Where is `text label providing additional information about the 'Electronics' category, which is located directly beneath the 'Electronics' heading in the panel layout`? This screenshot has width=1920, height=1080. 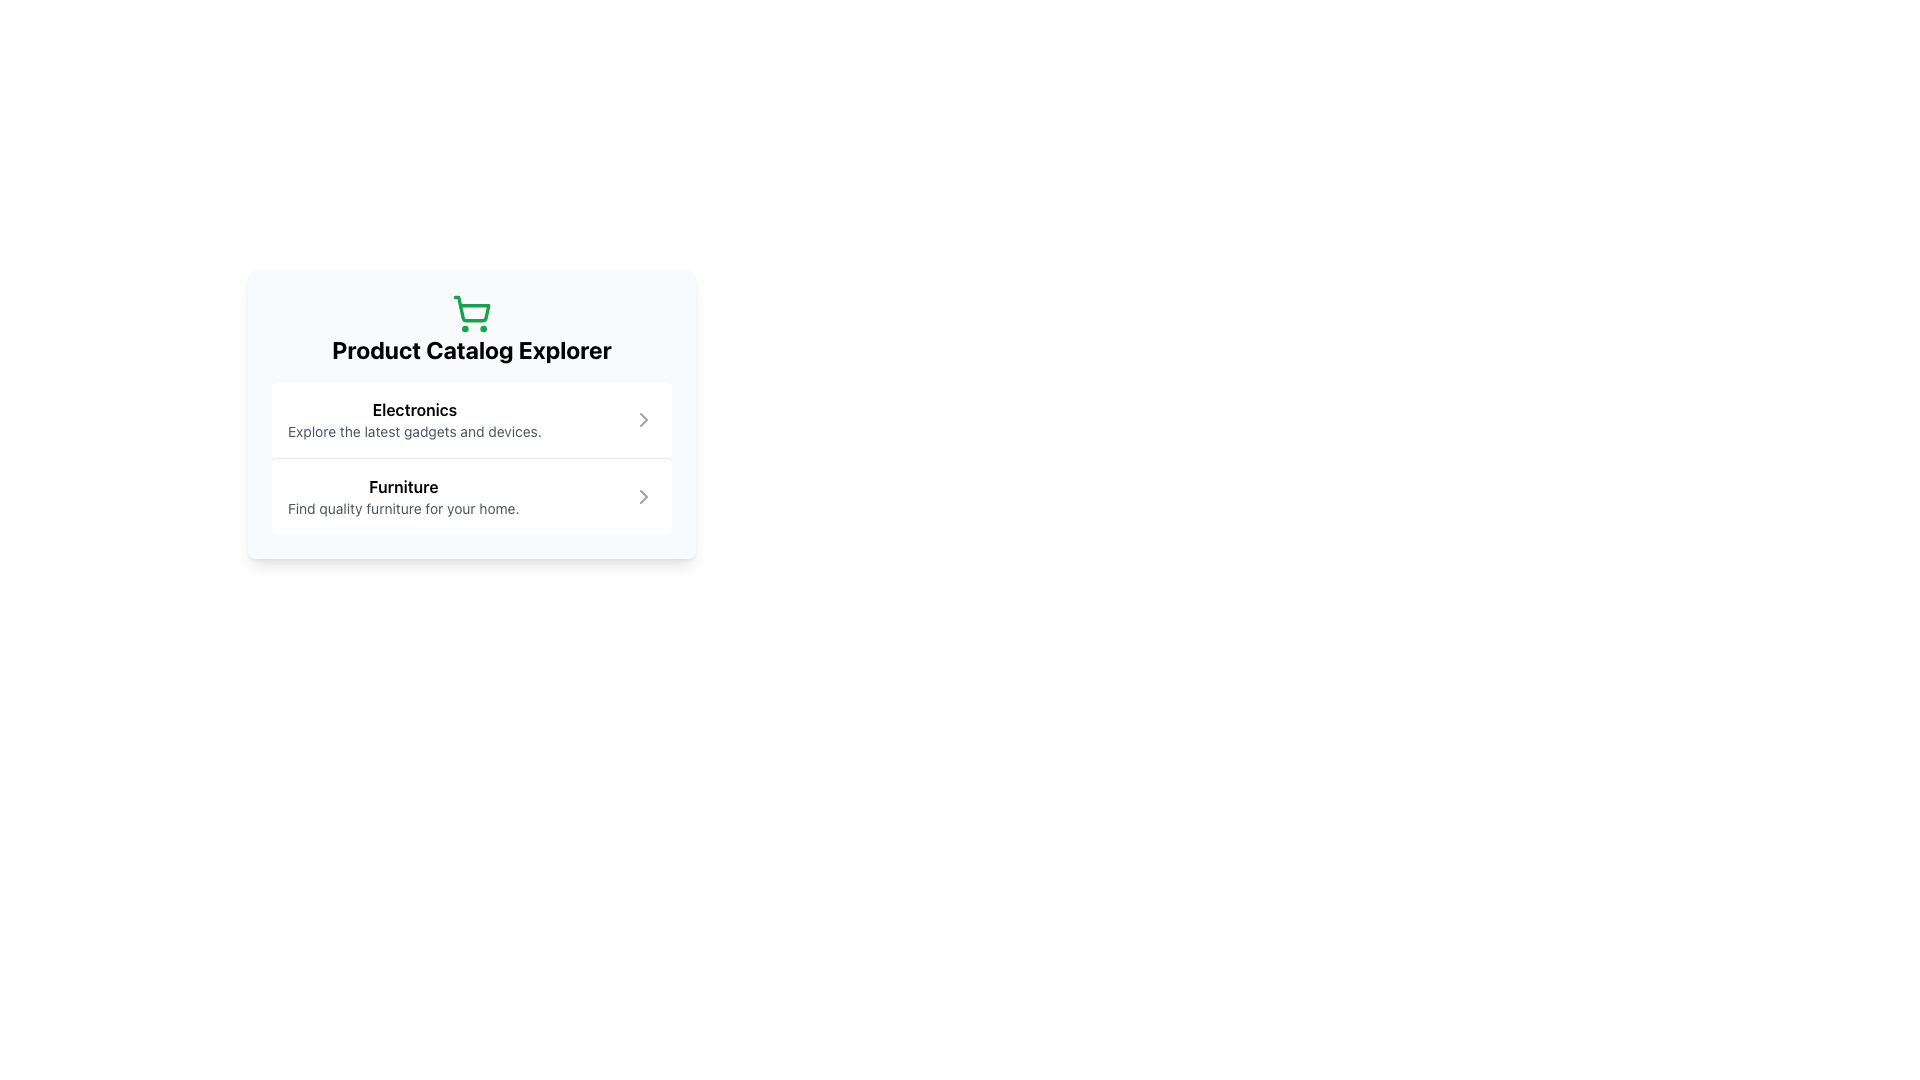 text label providing additional information about the 'Electronics' category, which is located directly beneath the 'Electronics' heading in the panel layout is located at coordinates (413, 431).